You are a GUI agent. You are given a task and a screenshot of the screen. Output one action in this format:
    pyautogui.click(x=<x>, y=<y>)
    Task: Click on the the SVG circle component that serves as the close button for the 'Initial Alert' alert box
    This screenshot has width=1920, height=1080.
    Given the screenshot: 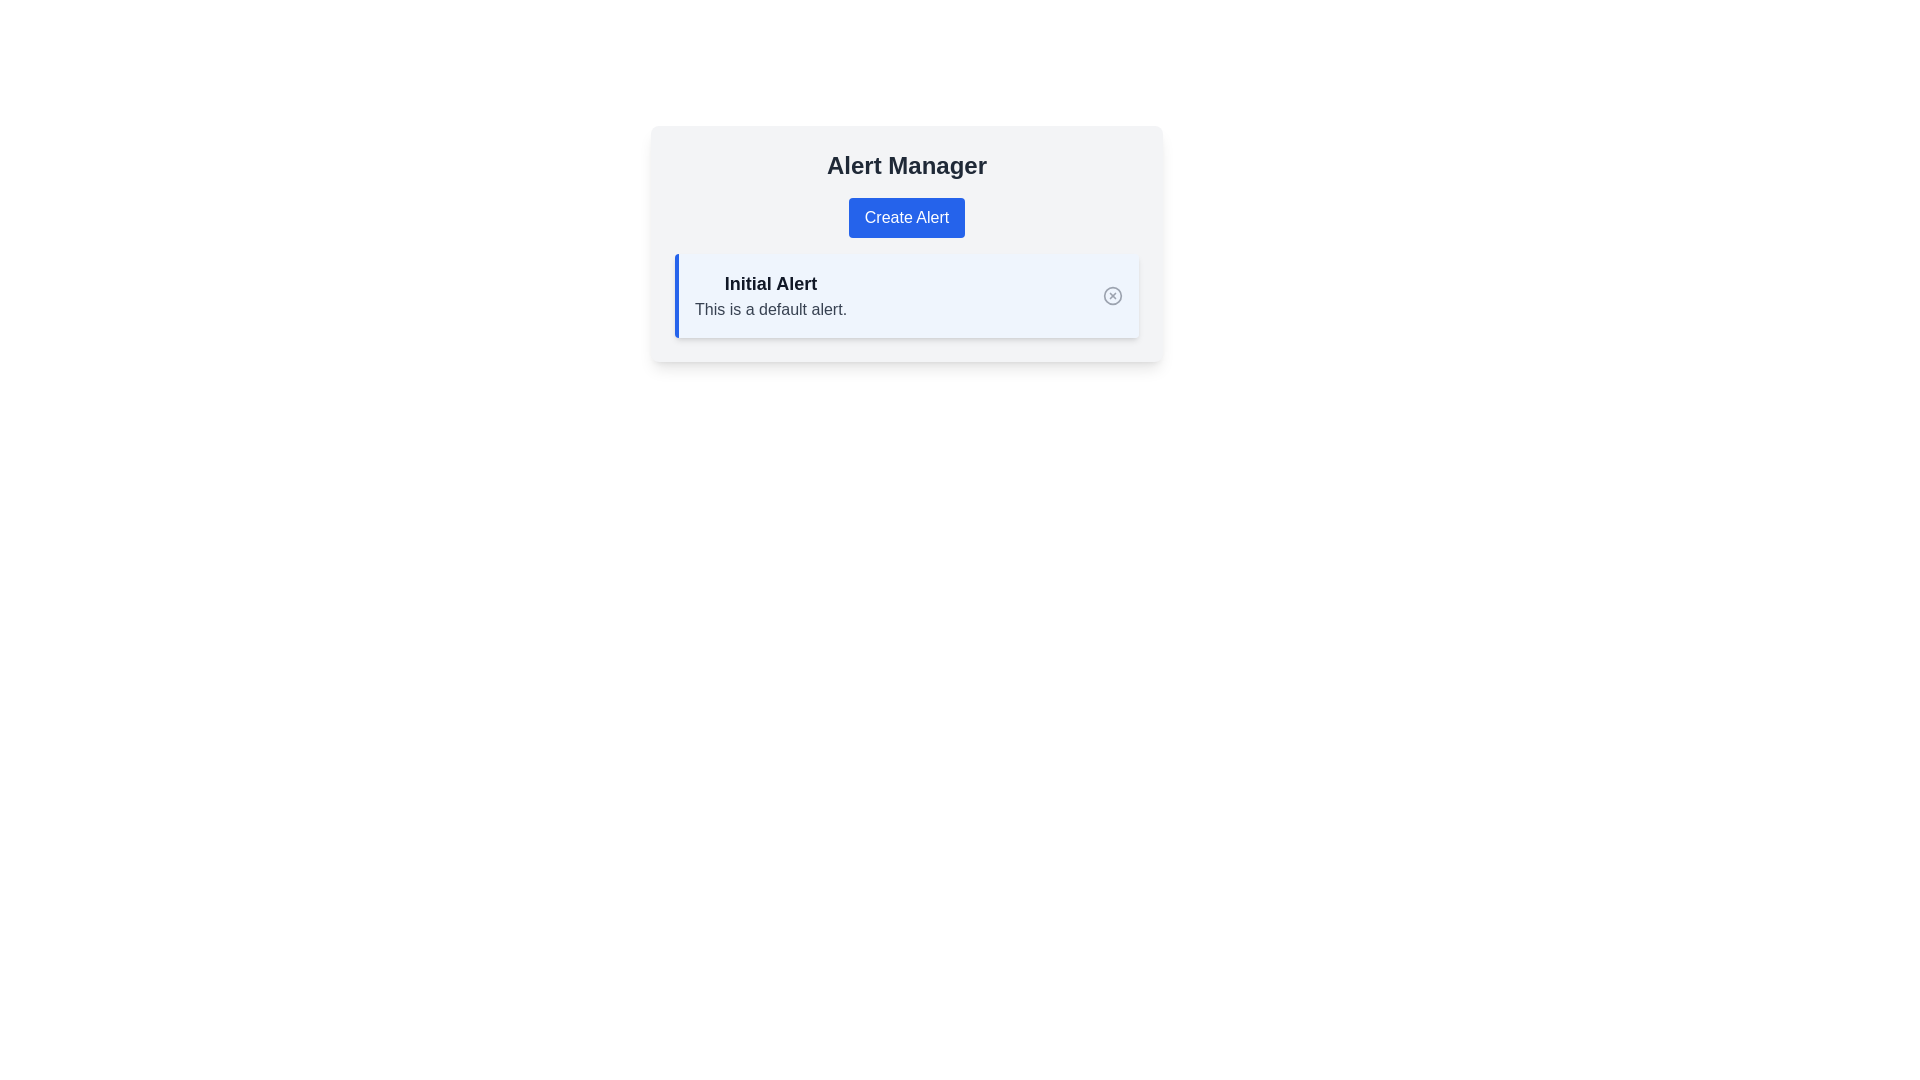 What is the action you would take?
    pyautogui.click(x=1112, y=296)
    